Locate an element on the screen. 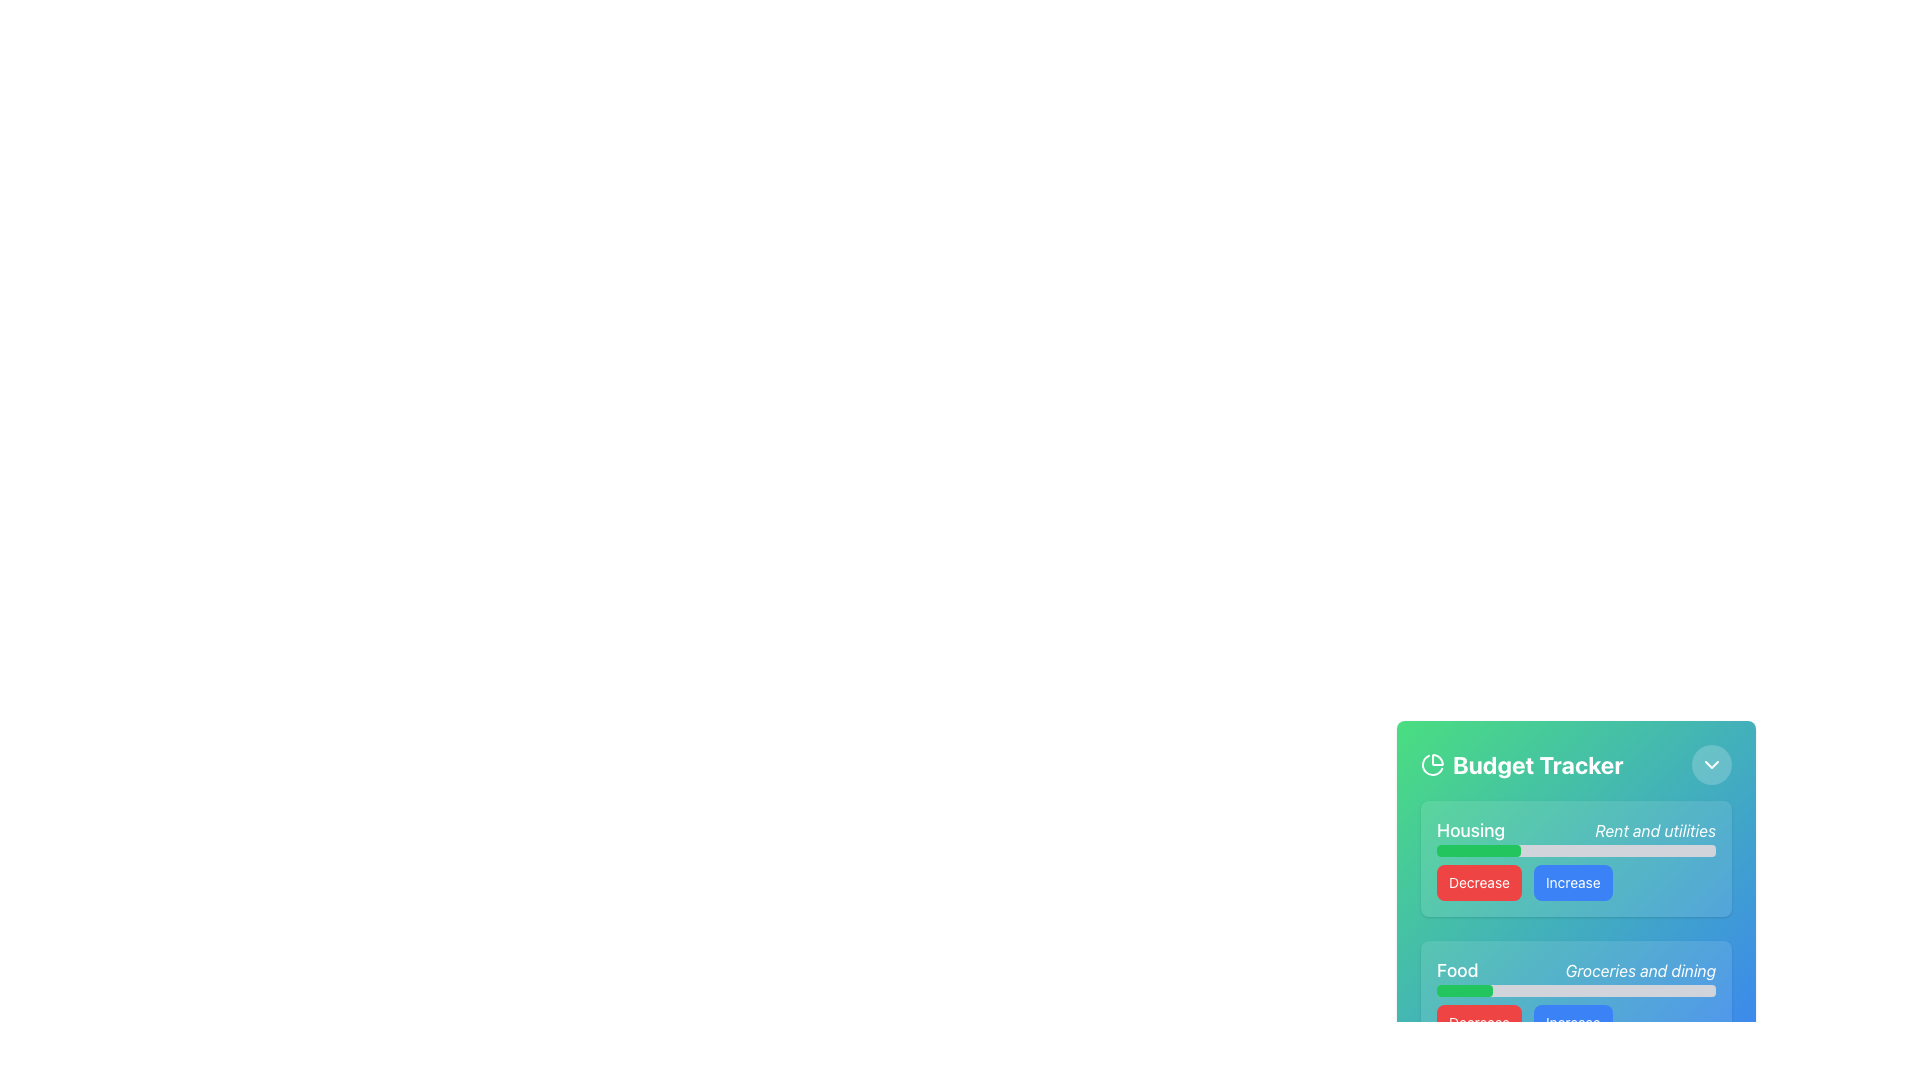  the 'Decrease' button in the 'Housing' section of the 'Budget Tracker' interface to interact with any hover effects is located at coordinates (1479, 882).